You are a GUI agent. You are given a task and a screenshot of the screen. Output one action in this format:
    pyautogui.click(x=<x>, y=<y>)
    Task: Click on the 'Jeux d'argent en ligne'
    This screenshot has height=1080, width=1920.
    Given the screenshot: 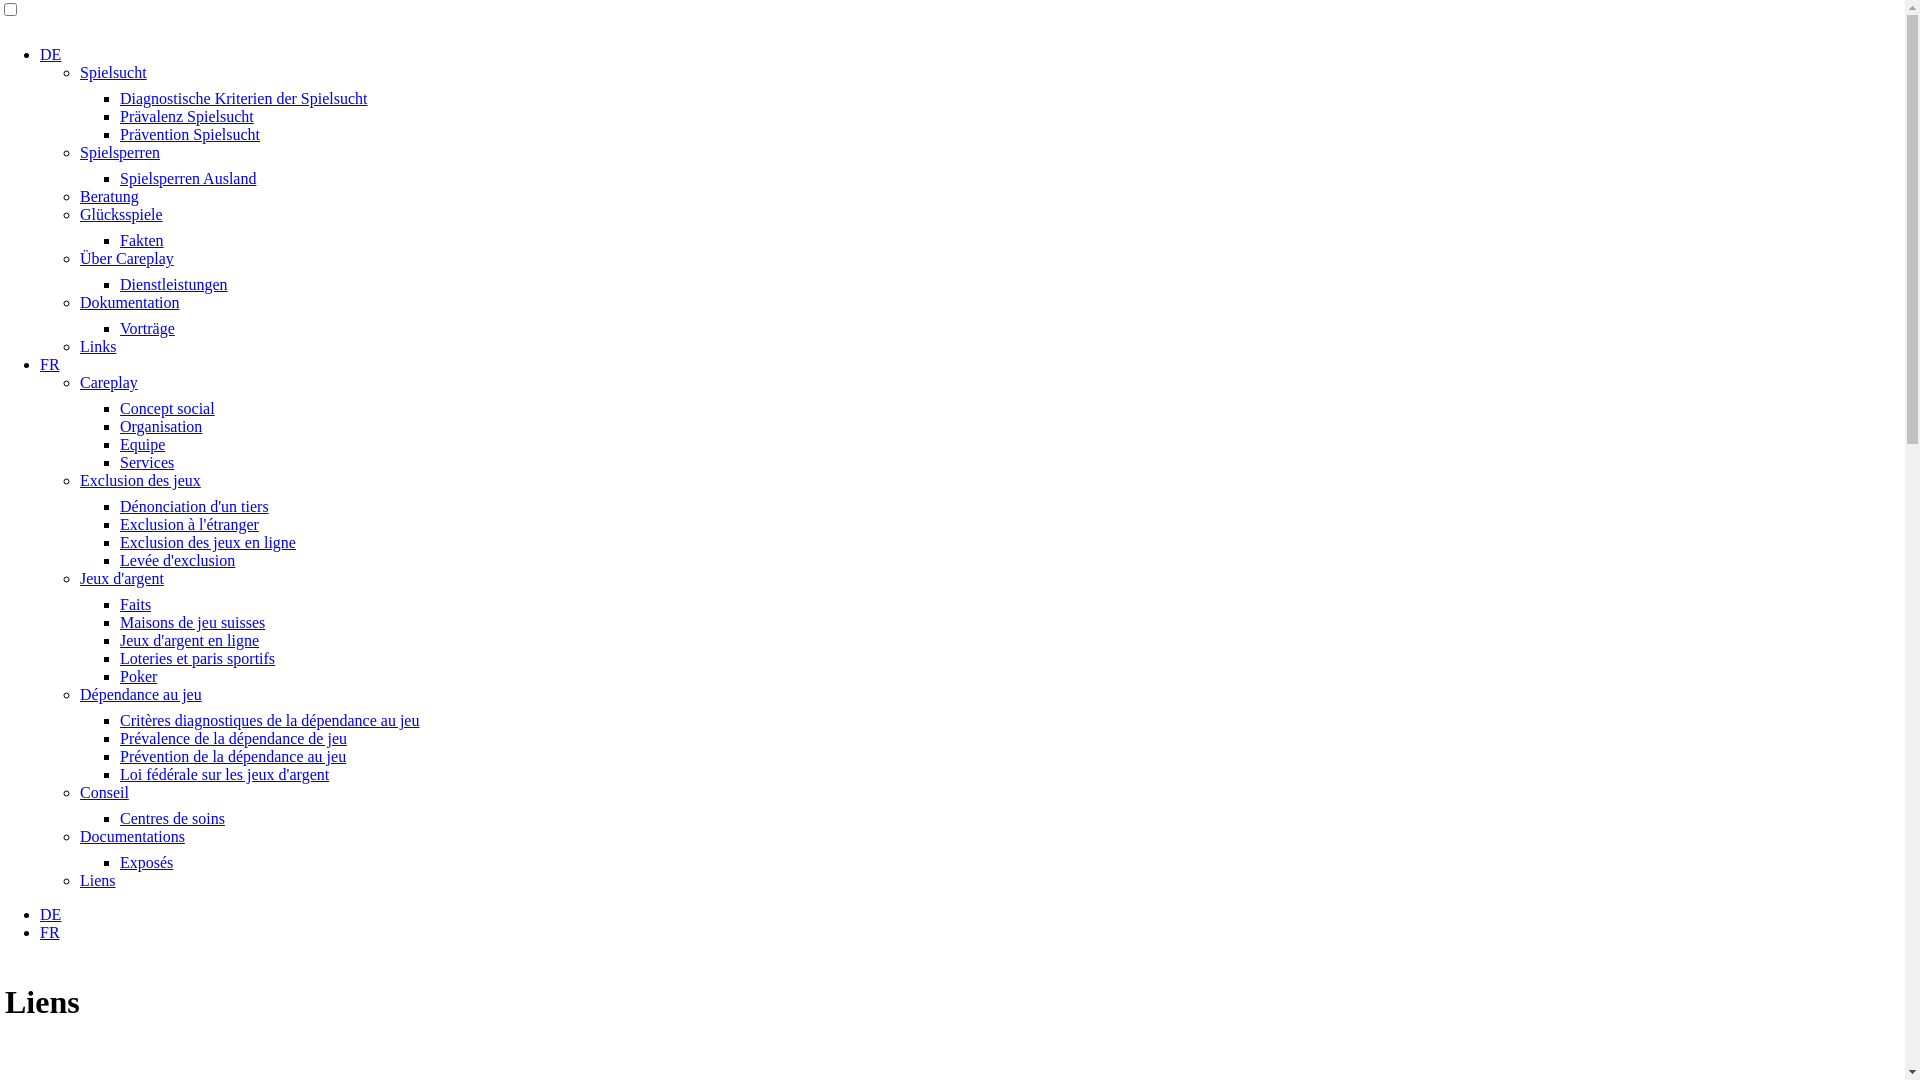 What is the action you would take?
    pyautogui.click(x=189, y=640)
    